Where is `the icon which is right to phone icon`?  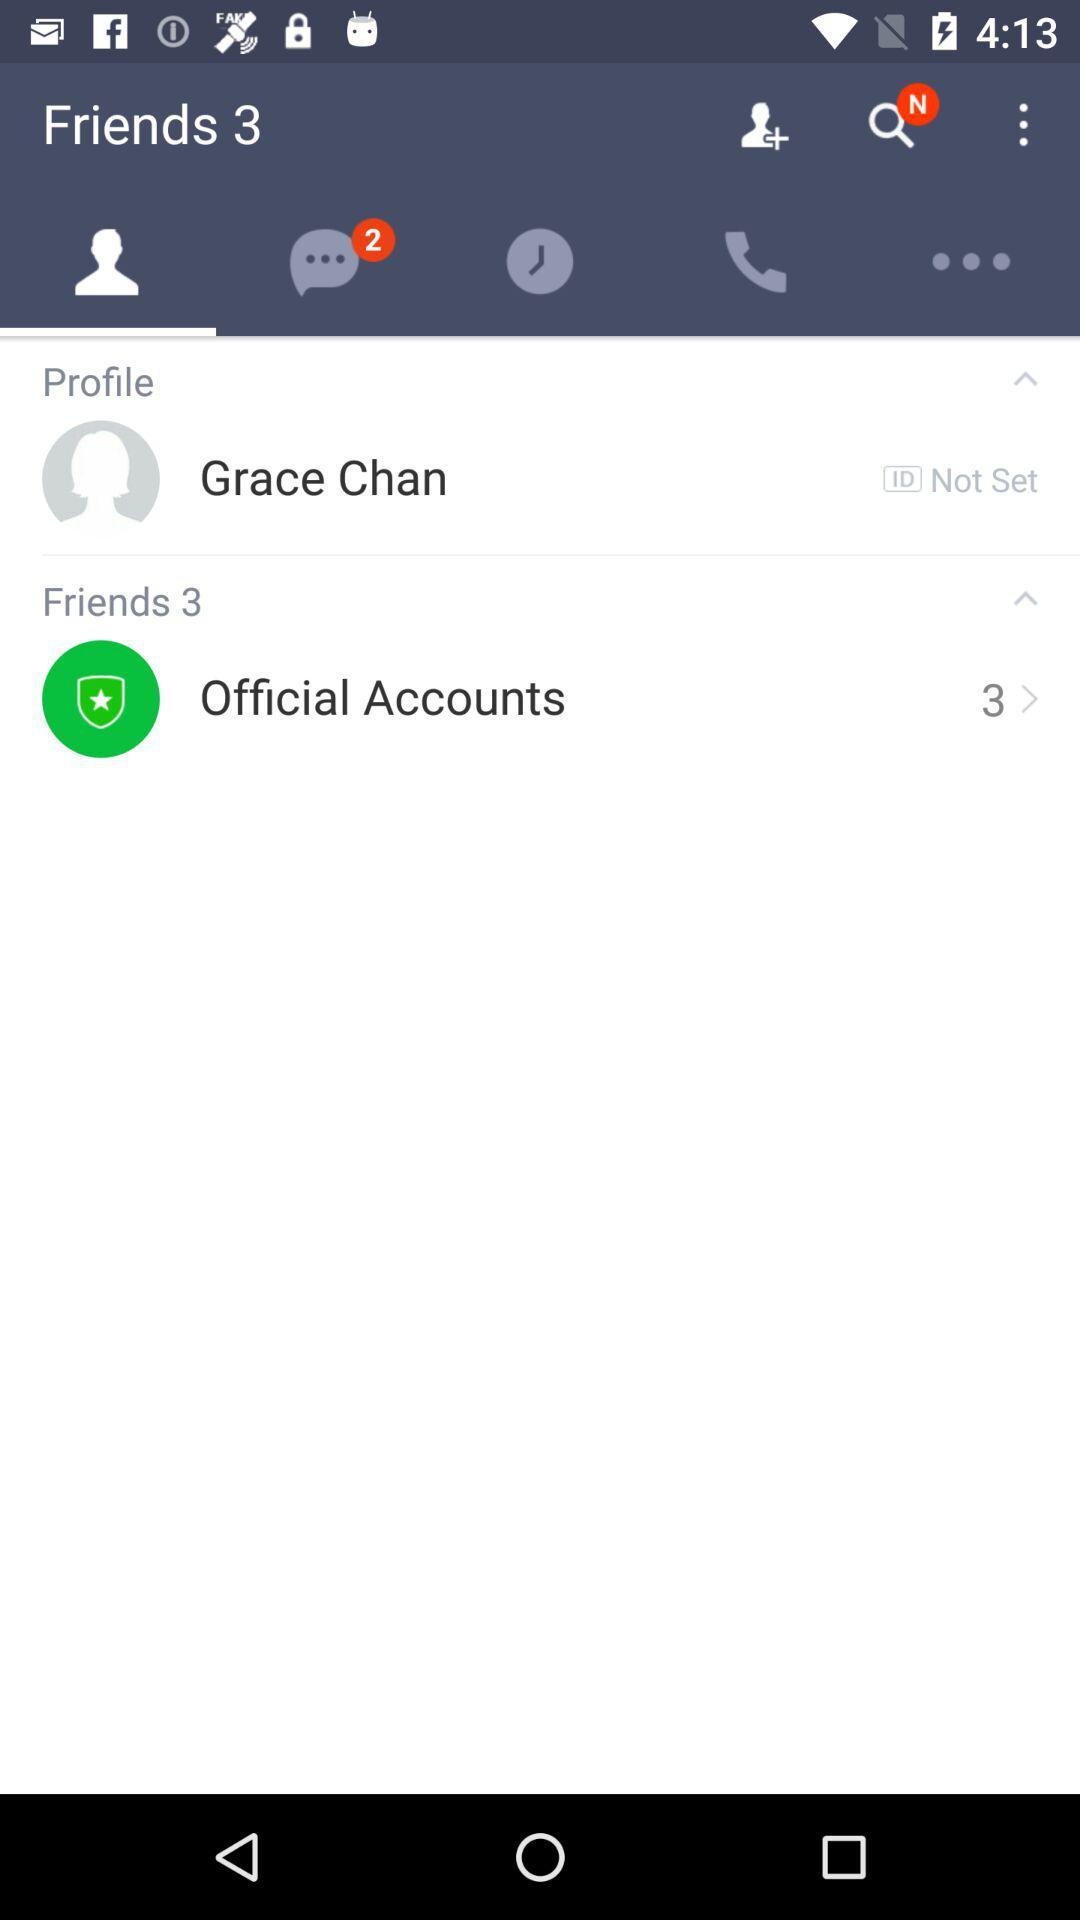 the icon which is right to phone icon is located at coordinates (971, 261).